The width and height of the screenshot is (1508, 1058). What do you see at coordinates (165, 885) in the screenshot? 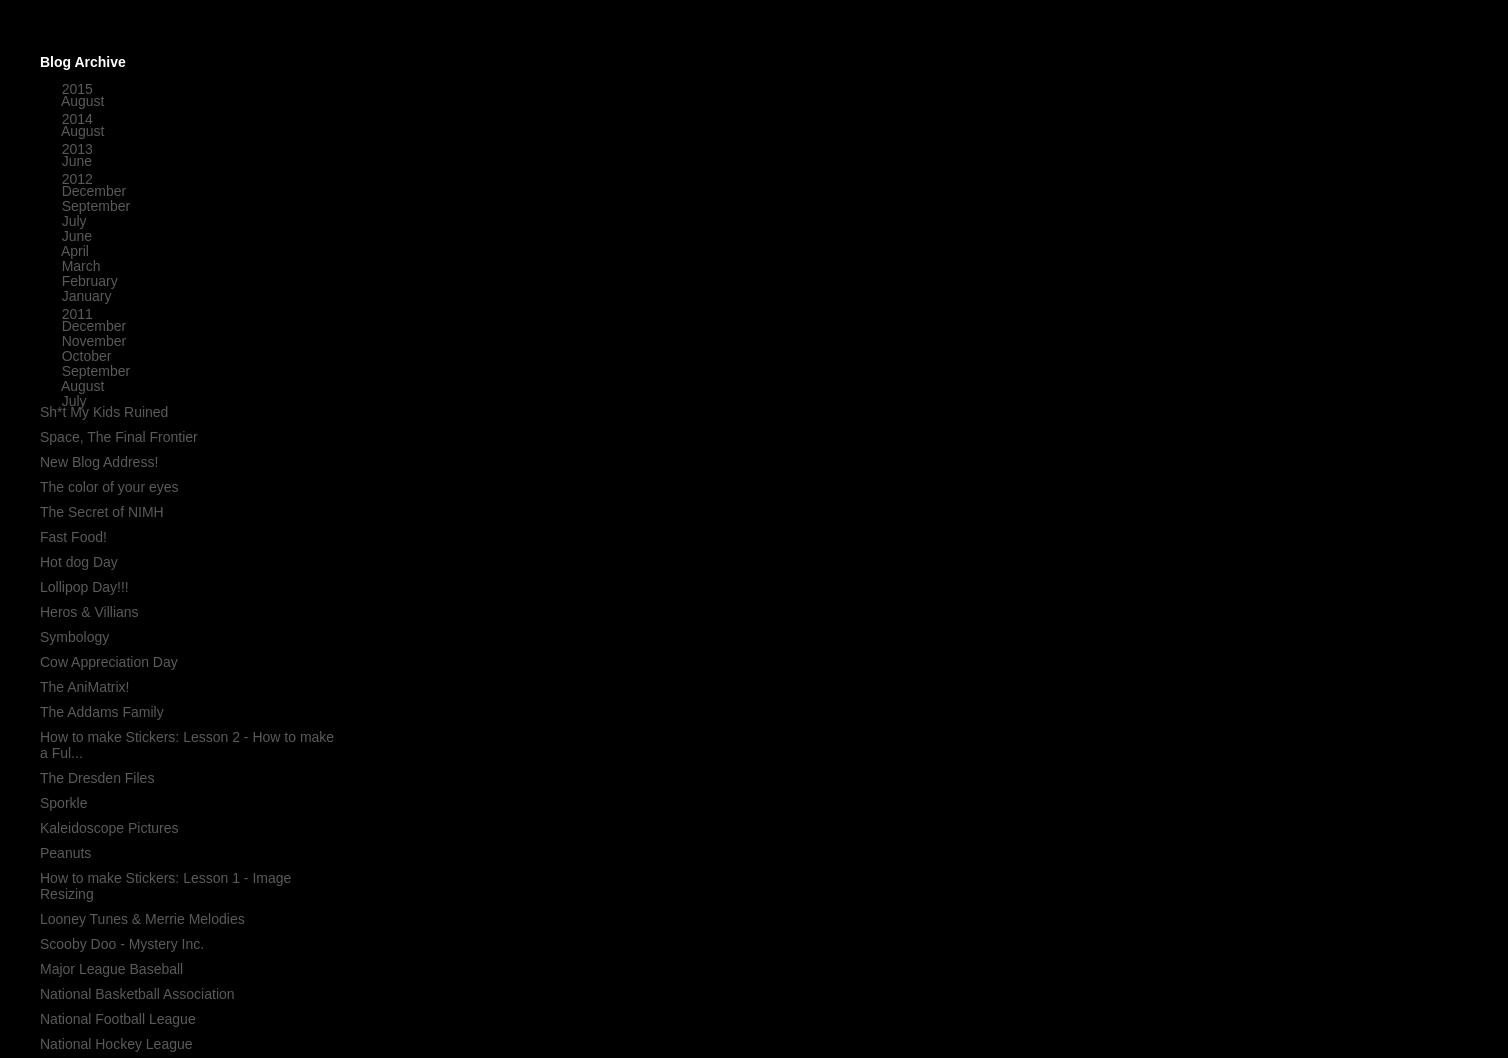
I see `'How to make Stickers: Lesson 1 - Image Resizing'` at bounding box center [165, 885].